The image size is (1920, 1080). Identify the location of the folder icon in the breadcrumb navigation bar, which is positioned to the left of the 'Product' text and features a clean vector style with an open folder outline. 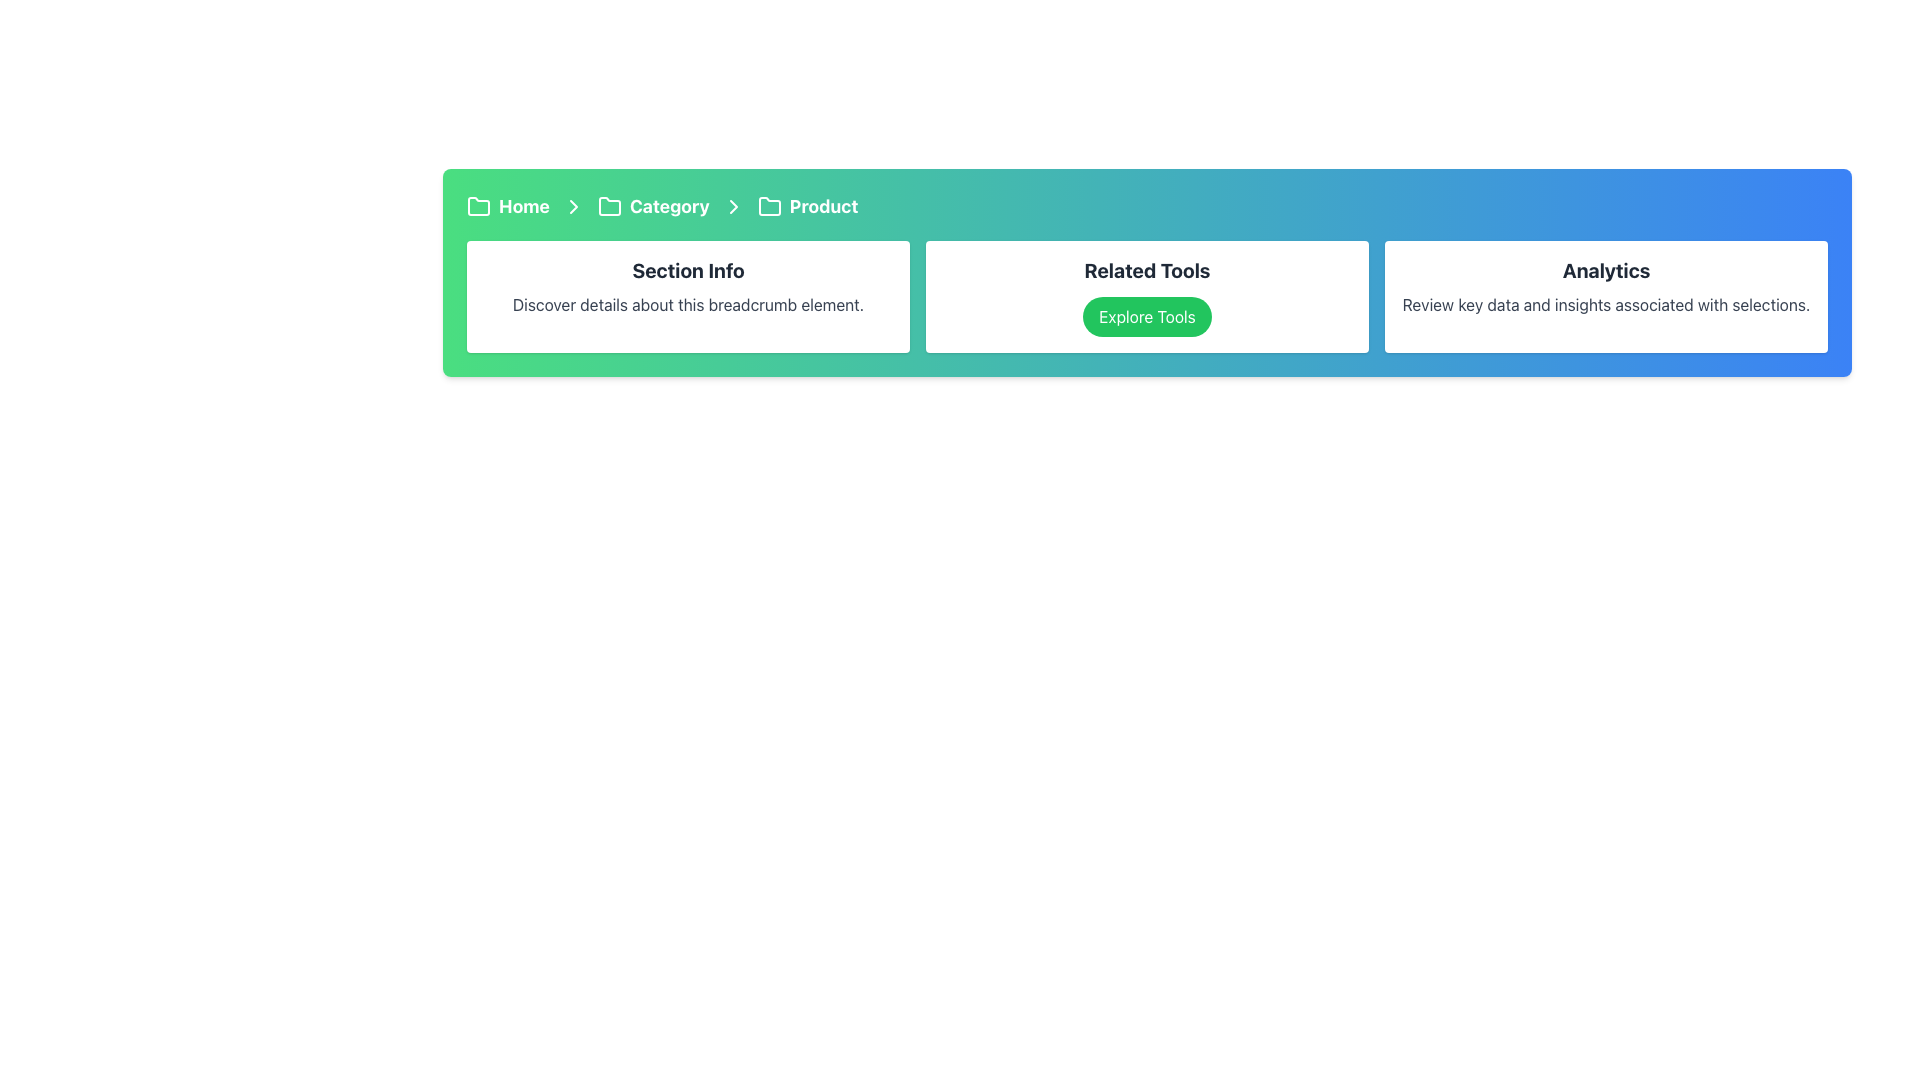
(768, 207).